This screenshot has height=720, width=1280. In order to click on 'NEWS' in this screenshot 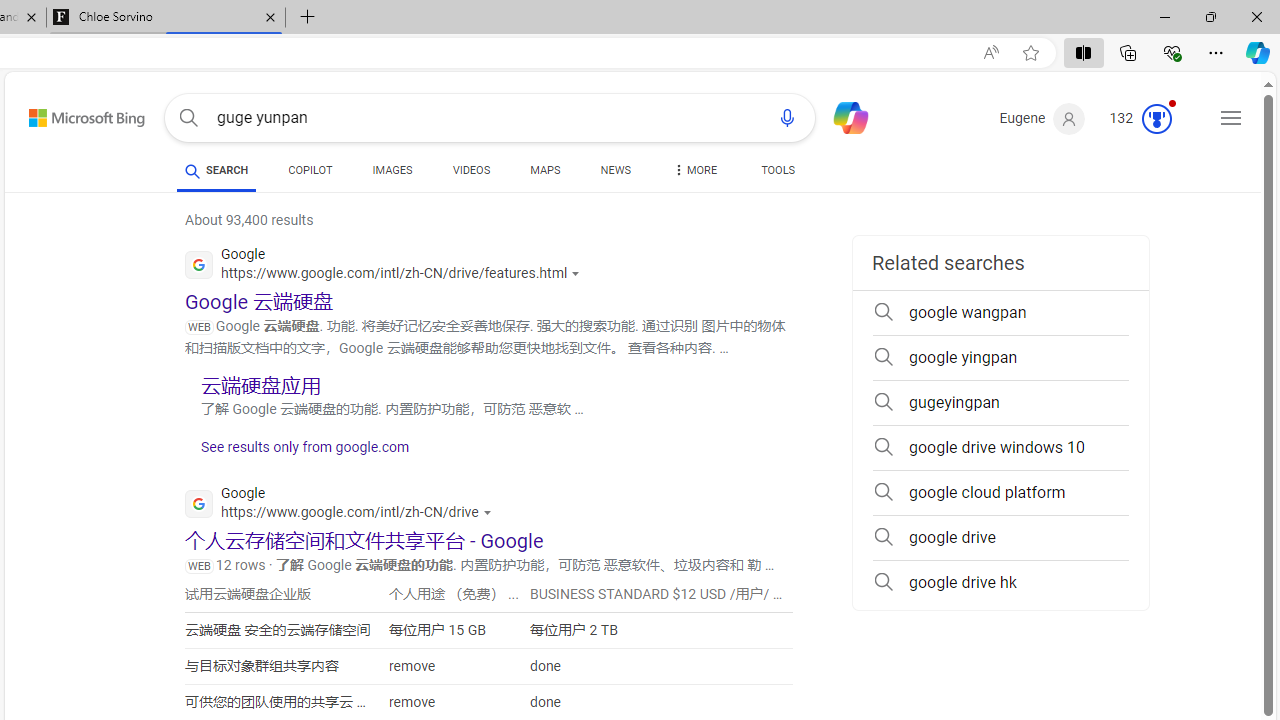, I will do `click(614, 172)`.